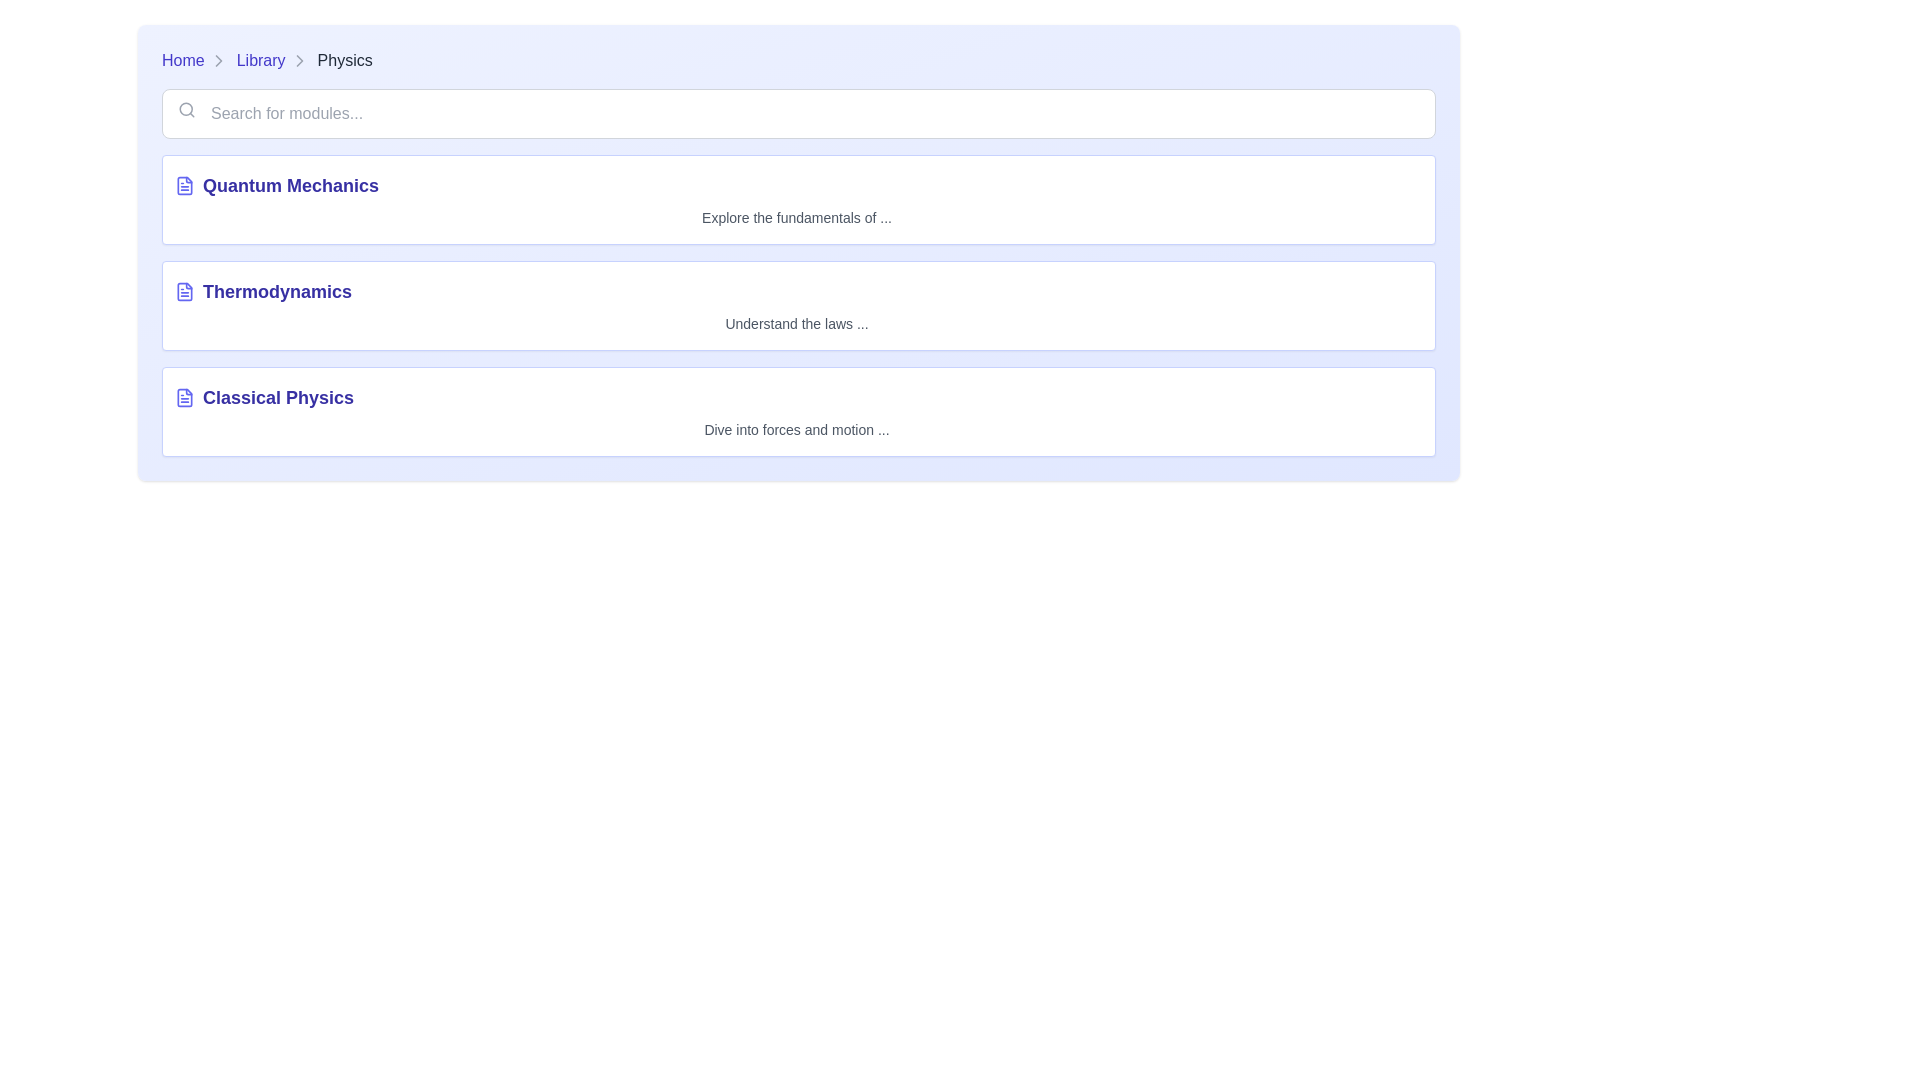 The height and width of the screenshot is (1080, 1920). I want to click on the small right-pointing chevron icon in the breadcrumb navigation bar, which is adjacent to the 'Library' breadcrumb text, so click(218, 60).